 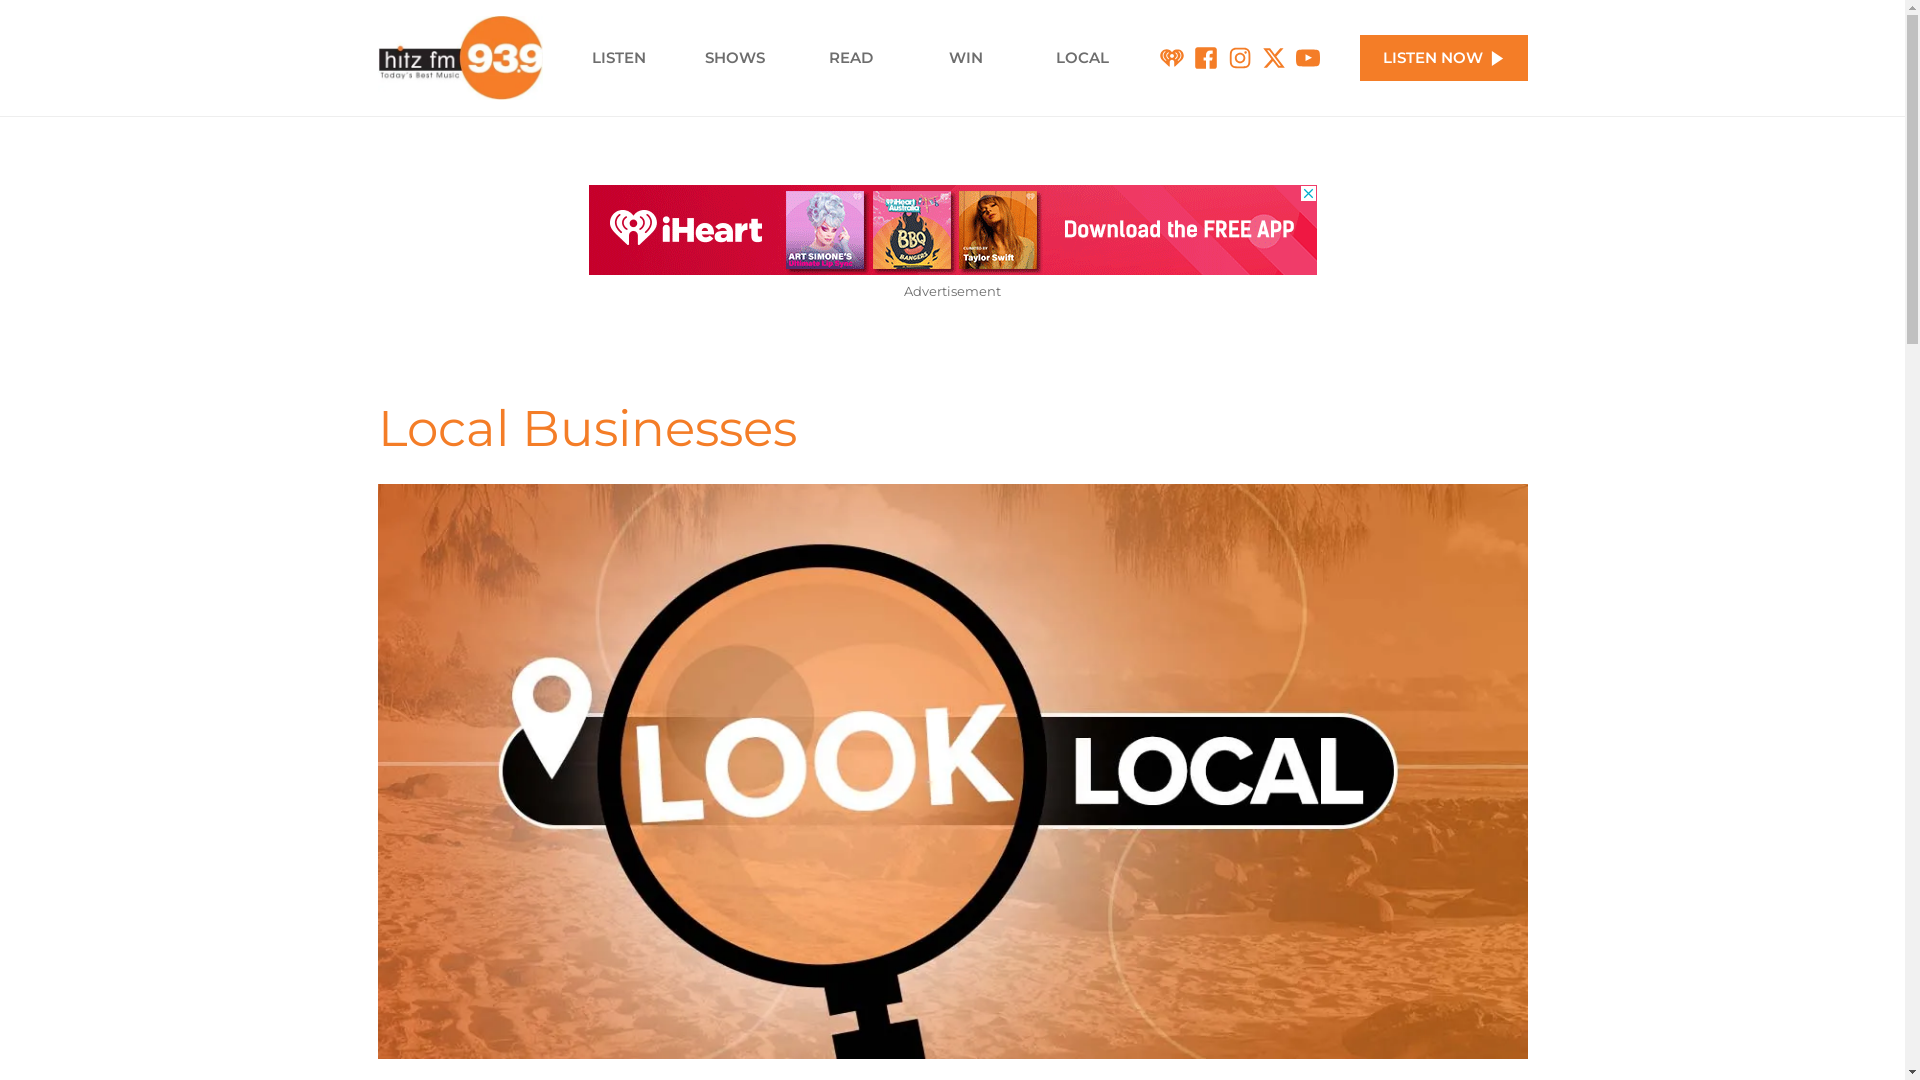 What do you see at coordinates (1308, 57) in the screenshot?
I see `'YouTube'` at bounding box center [1308, 57].